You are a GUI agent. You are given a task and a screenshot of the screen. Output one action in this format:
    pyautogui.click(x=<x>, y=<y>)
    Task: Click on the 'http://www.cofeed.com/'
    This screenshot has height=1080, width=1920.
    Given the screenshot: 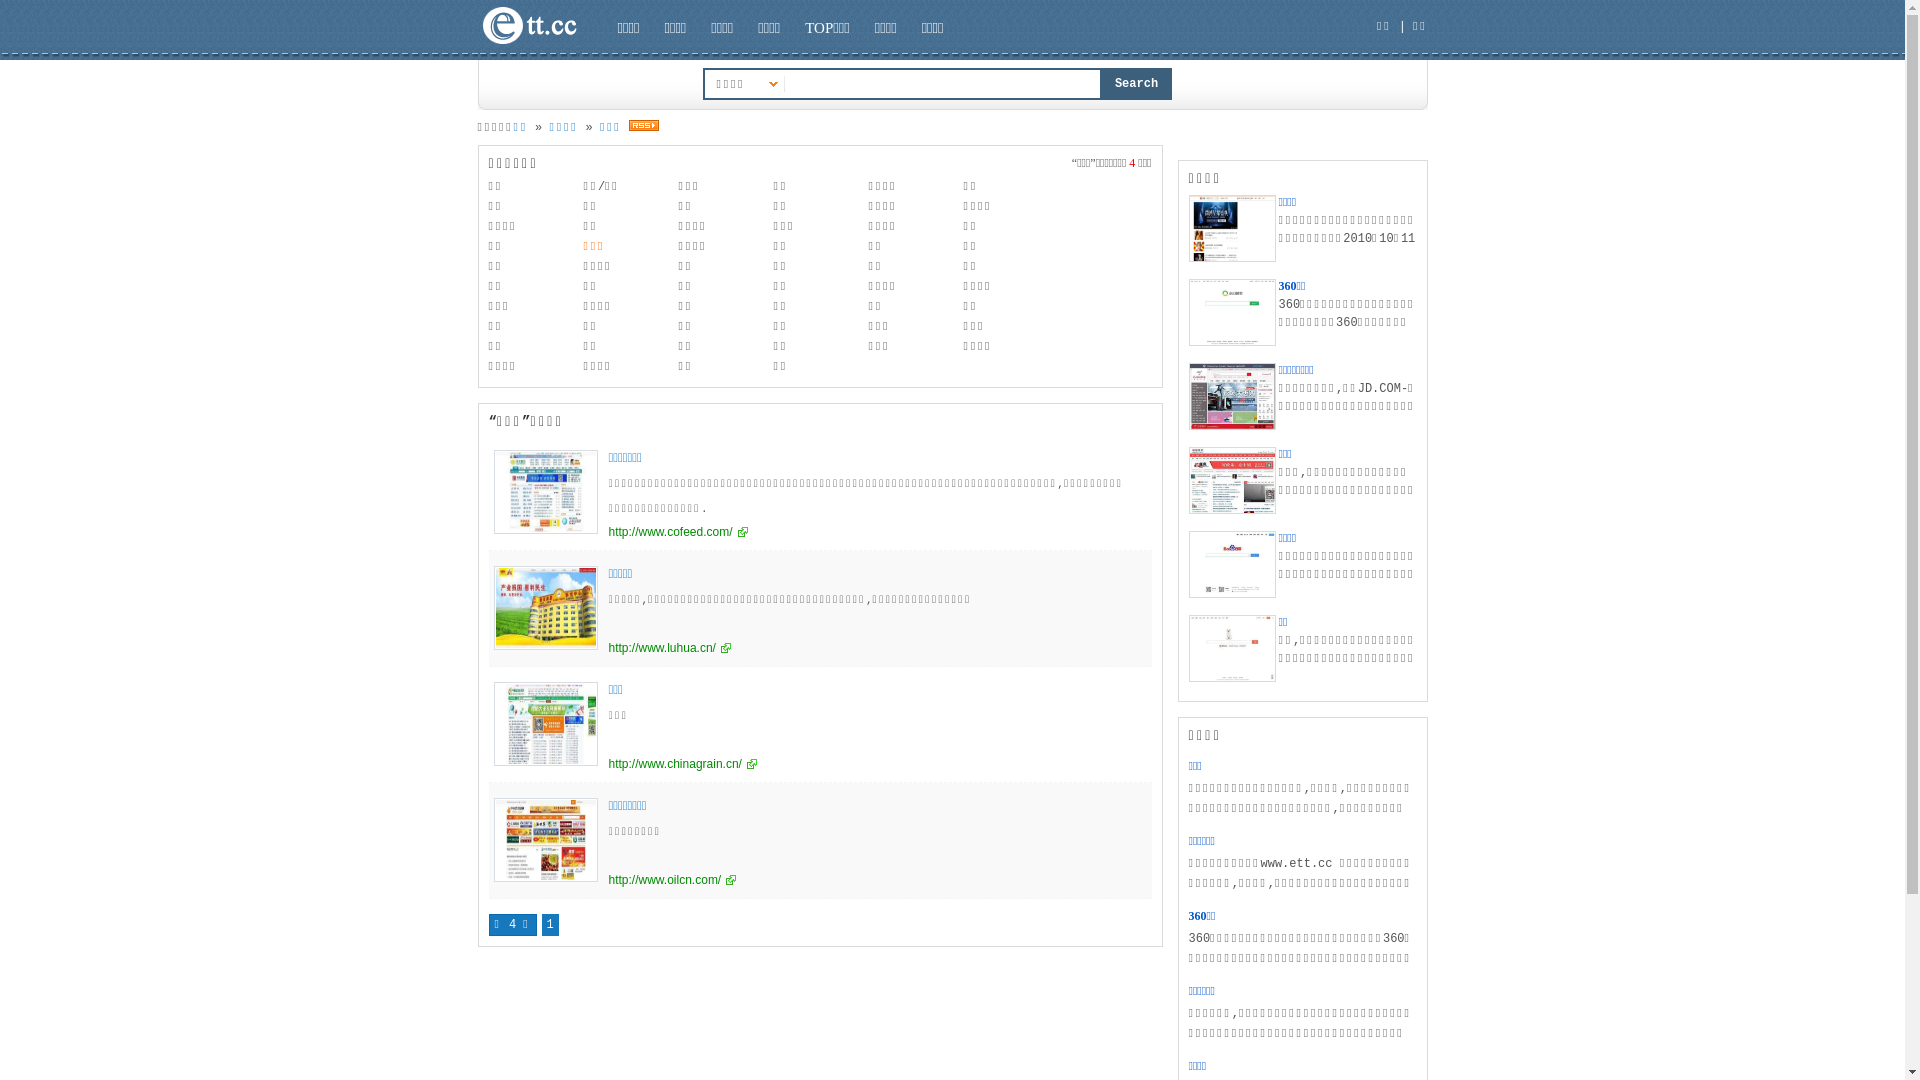 What is the action you would take?
    pyautogui.click(x=607, y=531)
    